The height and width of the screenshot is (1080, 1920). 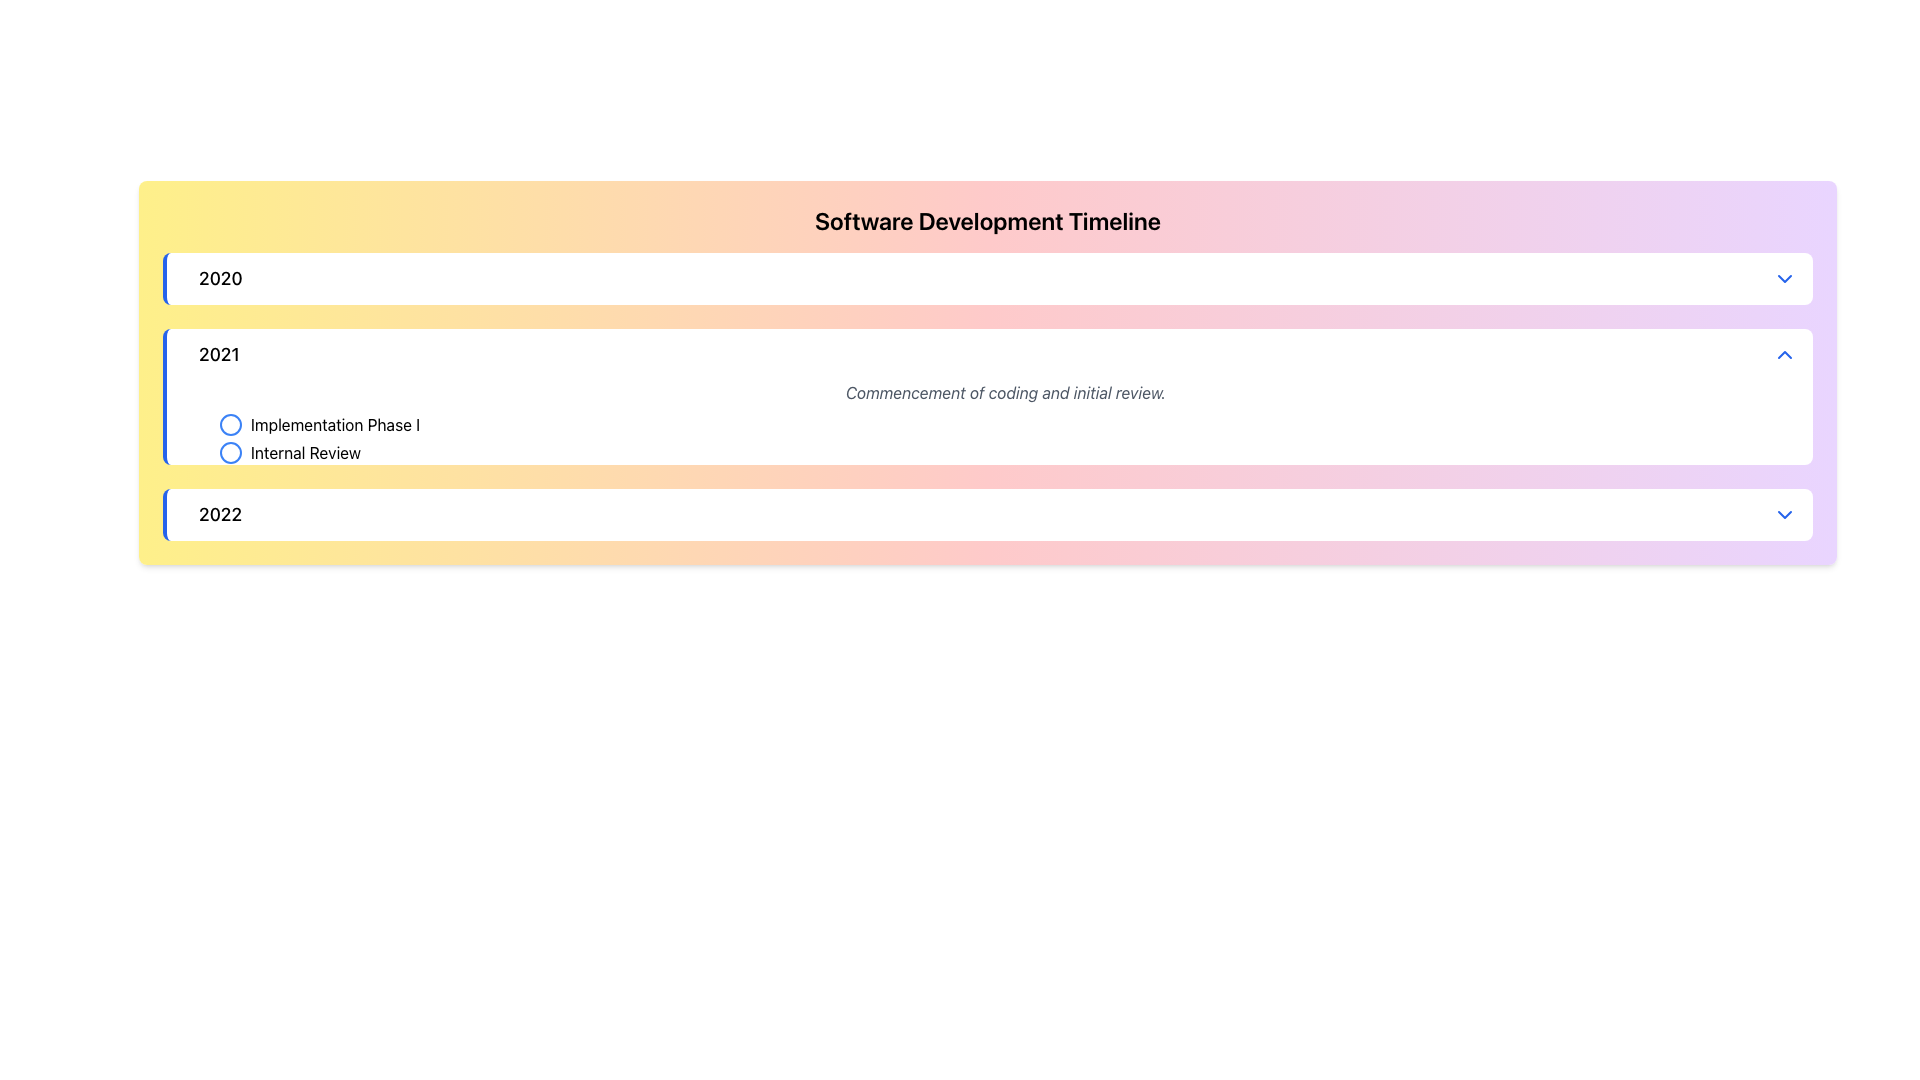 I want to click on the dropdown toggle icon located at the far-right end of the row containing the text '2020', so click(x=1785, y=278).